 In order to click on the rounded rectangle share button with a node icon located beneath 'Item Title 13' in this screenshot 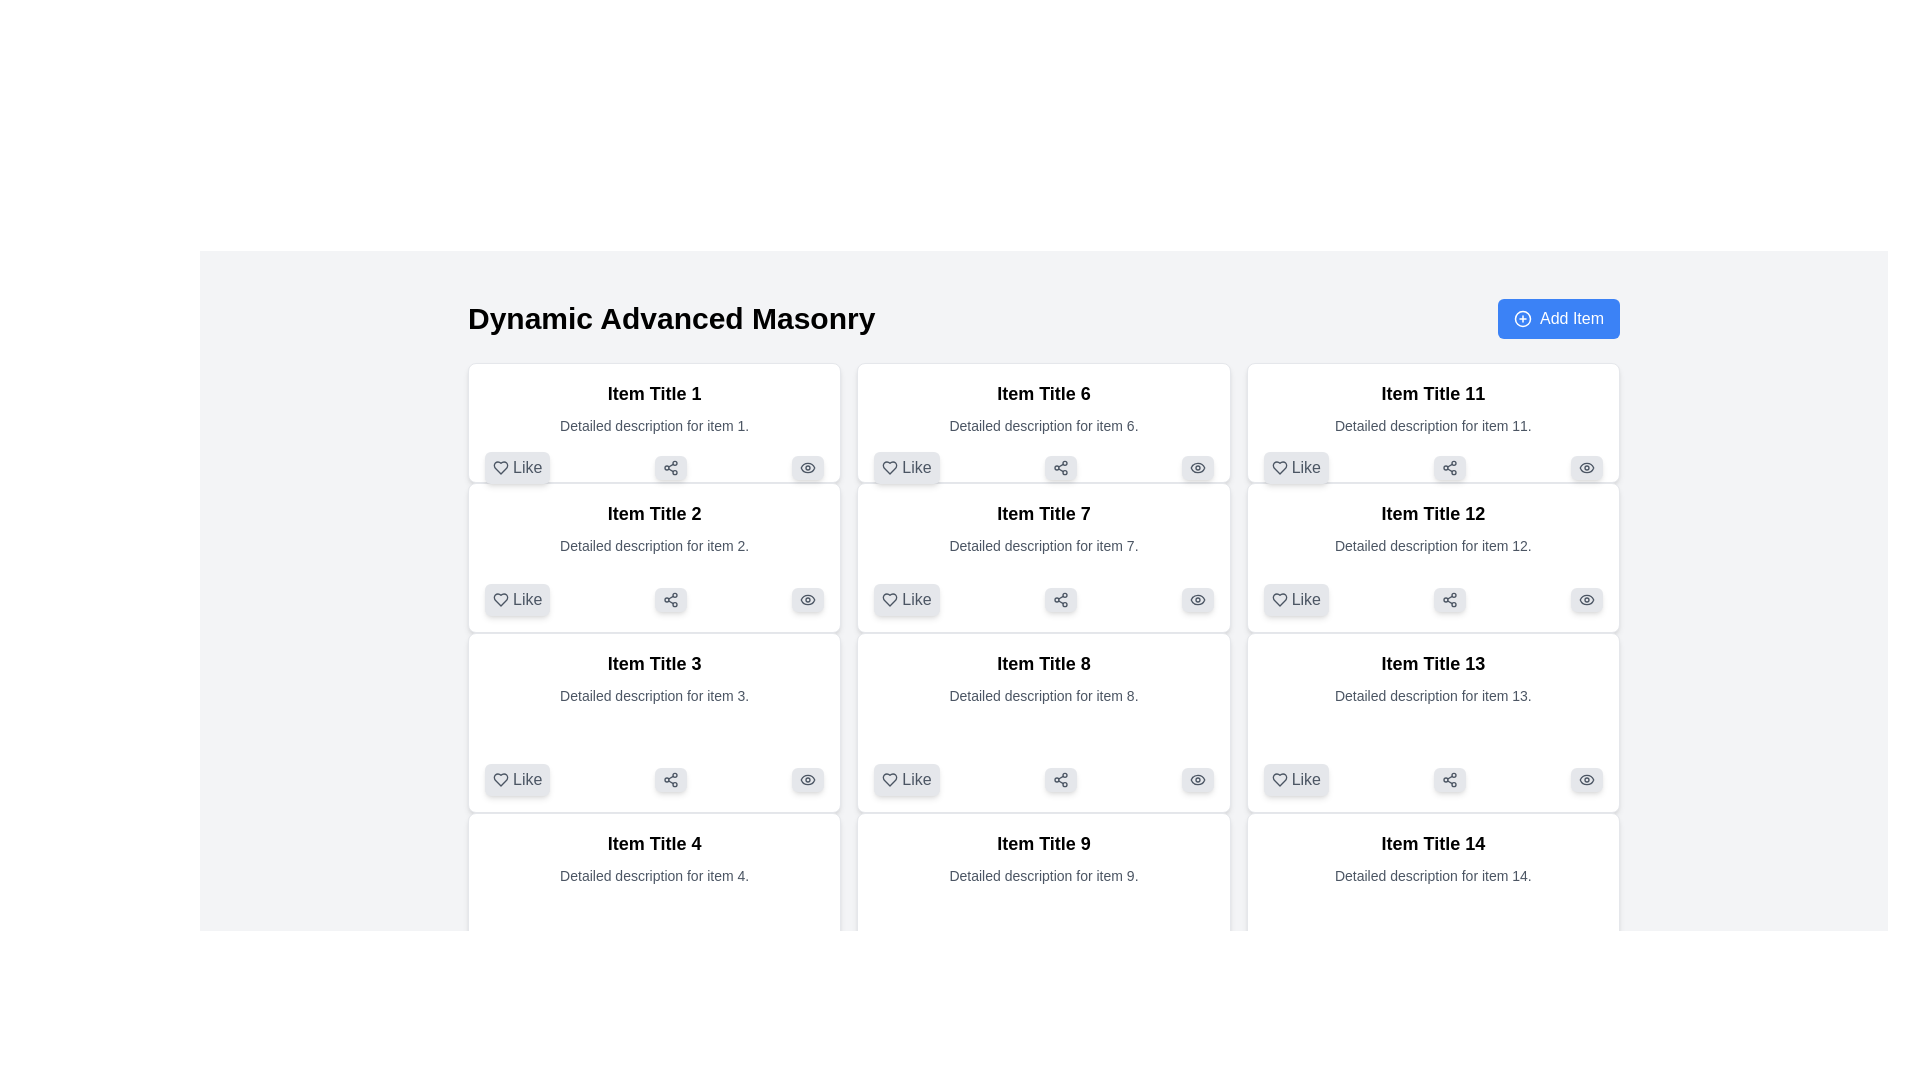, I will do `click(1432, 778)`.